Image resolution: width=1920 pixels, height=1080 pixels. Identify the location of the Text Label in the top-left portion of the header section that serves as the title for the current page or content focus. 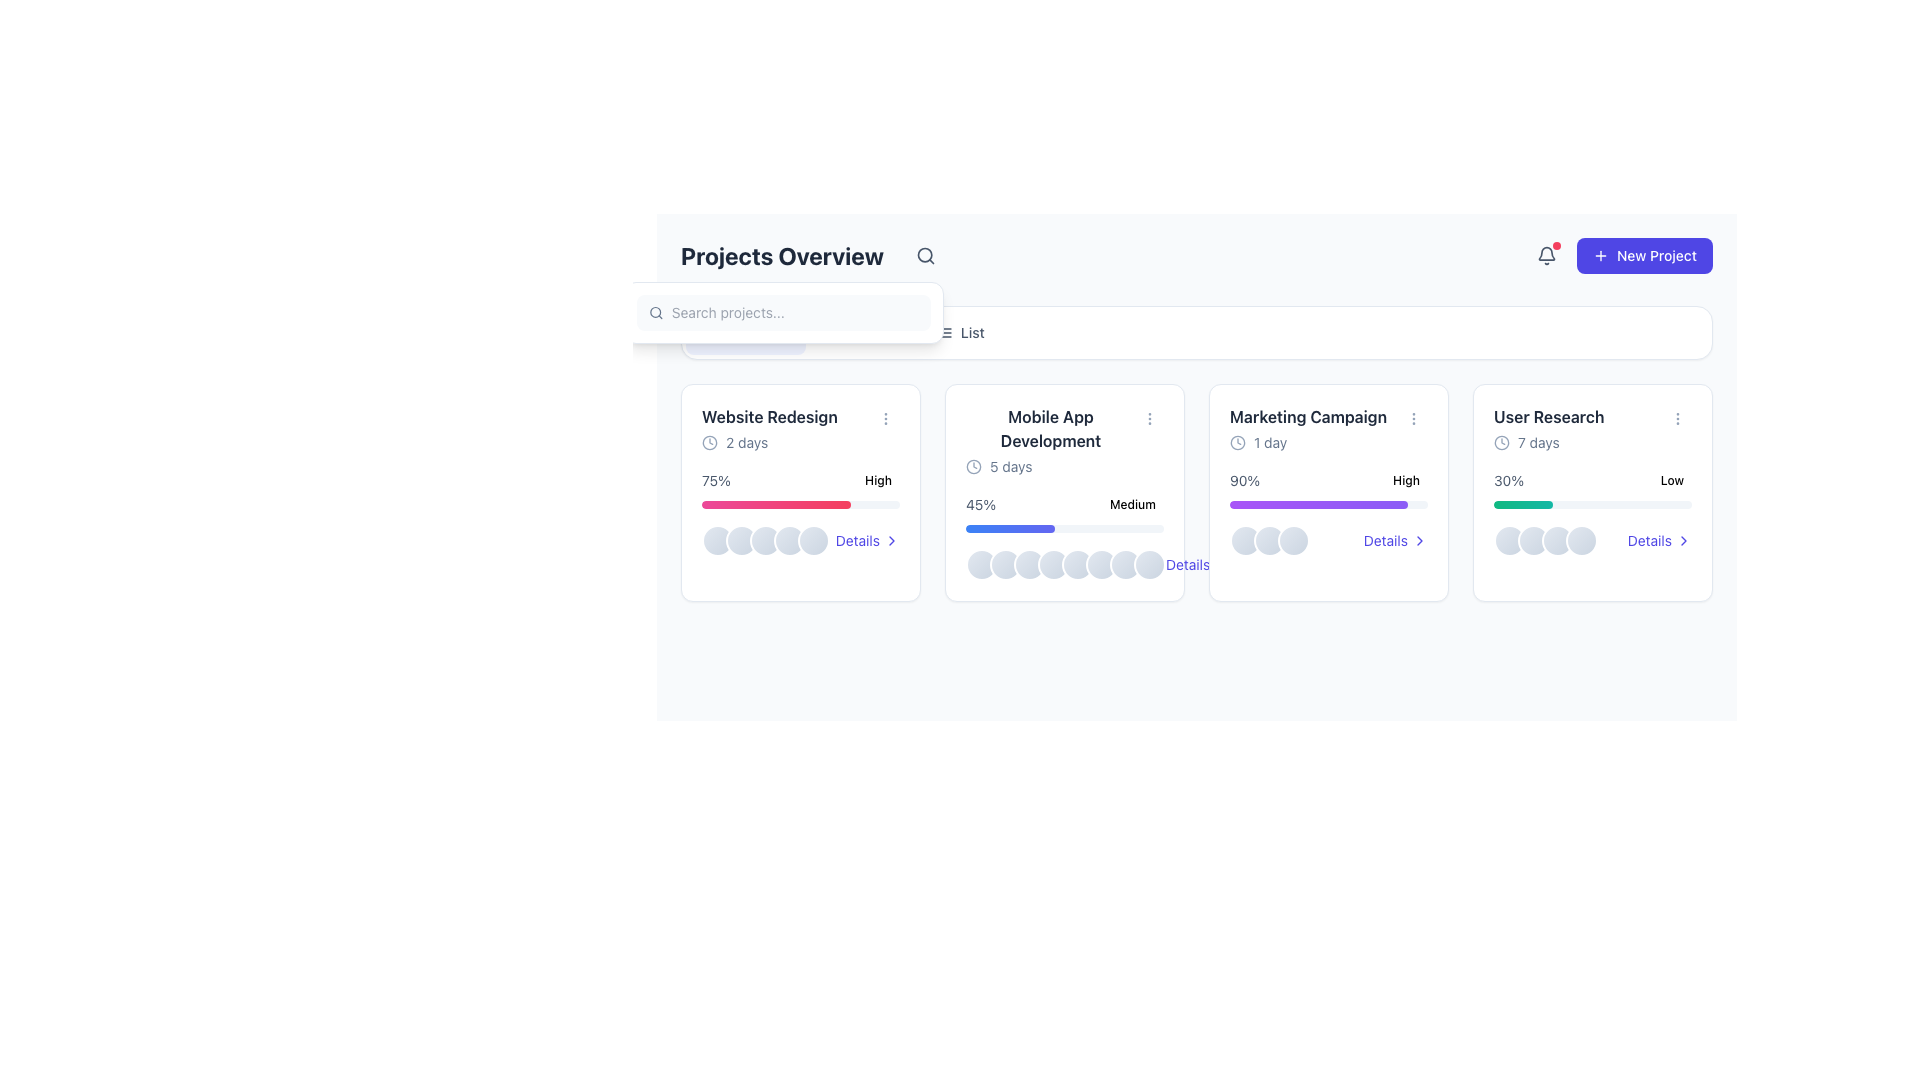
(812, 254).